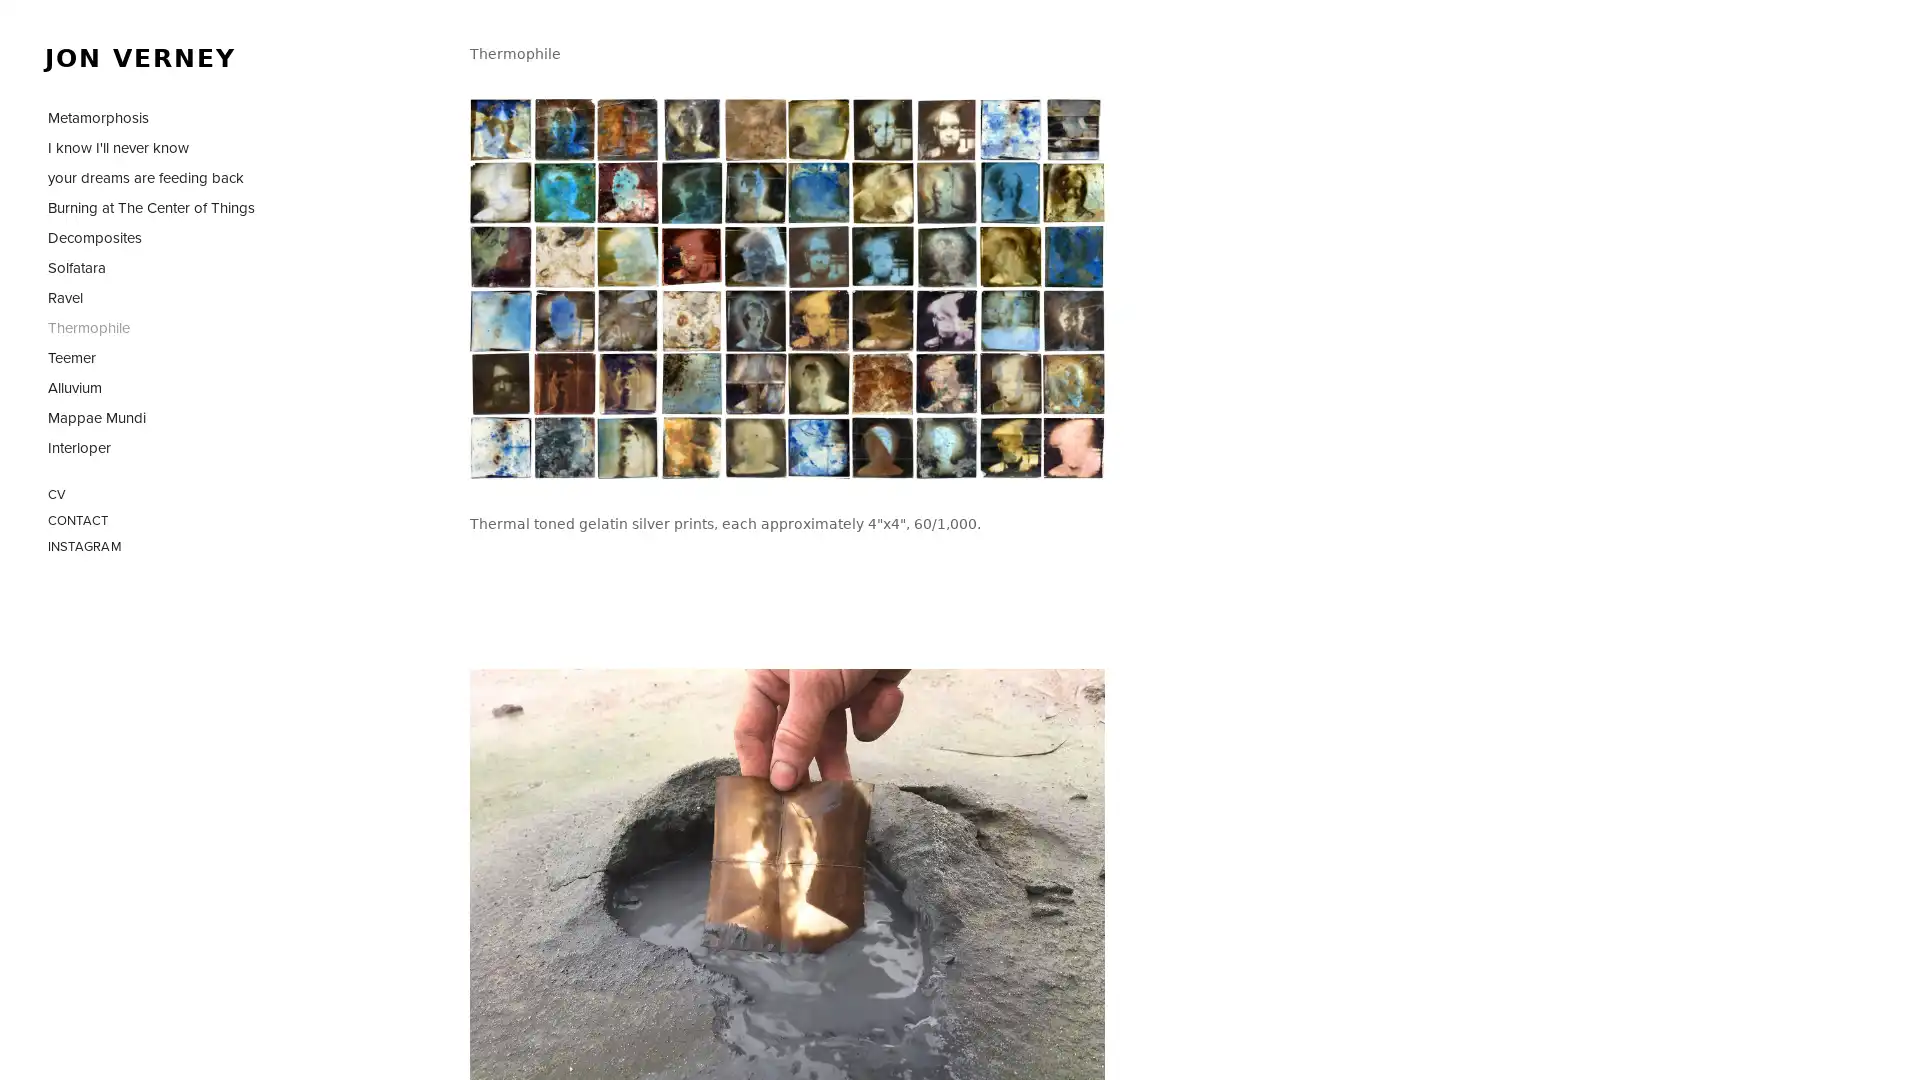  What do you see at coordinates (944, 128) in the screenshot?
I see `View fullsize jon_verney_thermophile_46.jpg` at bounding box center [944, 128].